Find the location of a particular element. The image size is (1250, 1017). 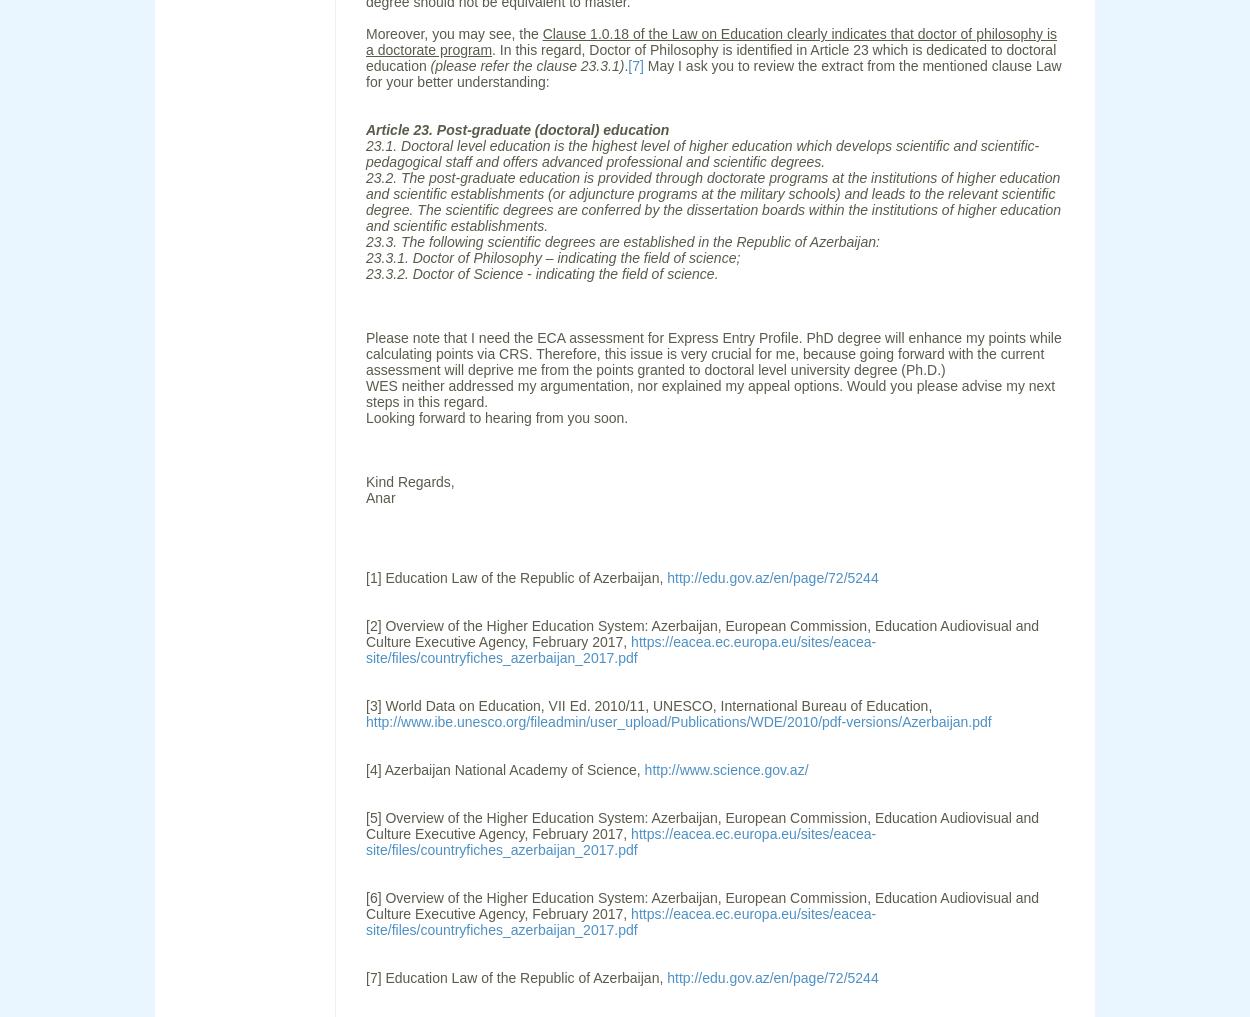

'http://www.ibe.unesco.org/fileadmin/user_upload/Publications/WDE/2010/pdf-versions/Azerbaijan.pdf' is located at coordinates (678, 720).